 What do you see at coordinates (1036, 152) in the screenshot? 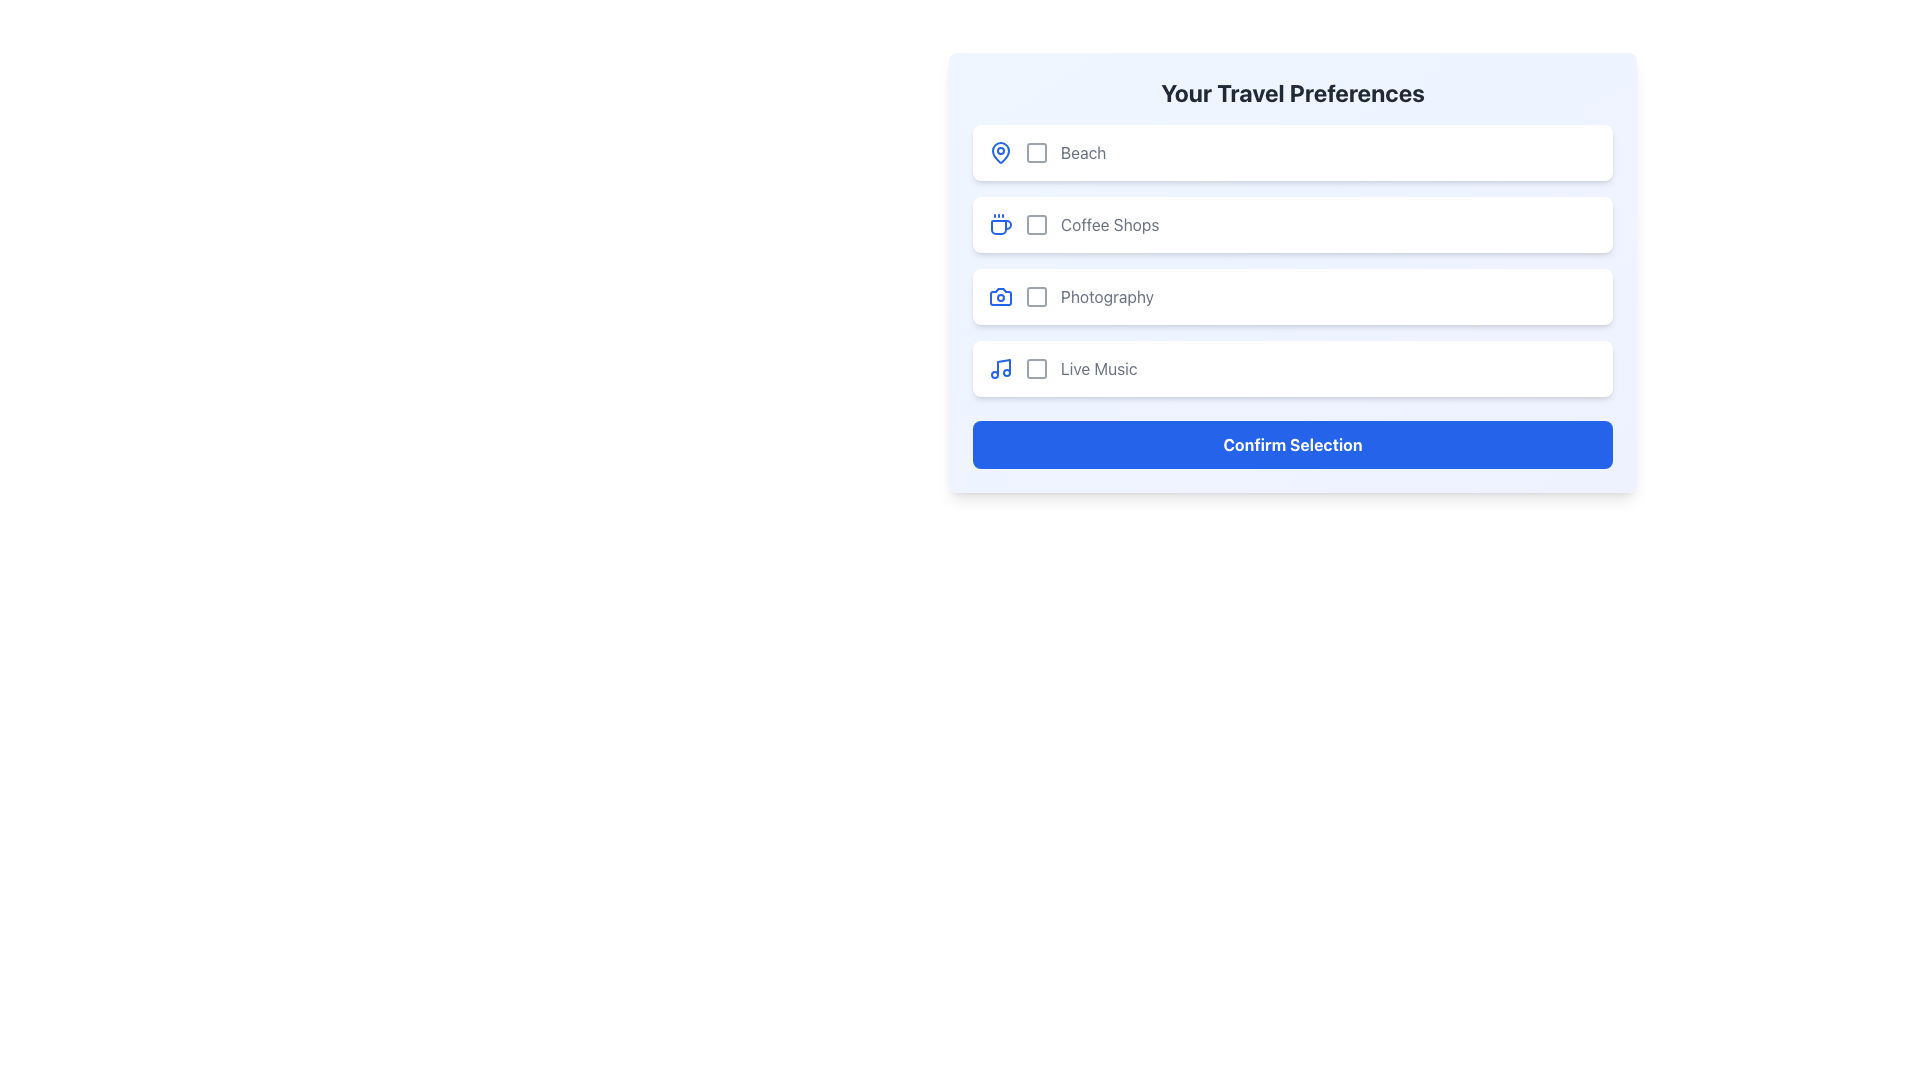
I see `the muted gray square icon with circular corners located to the left of the text label 'Beach' in the first row of travel preferences` at bounding box center [1036, 152].